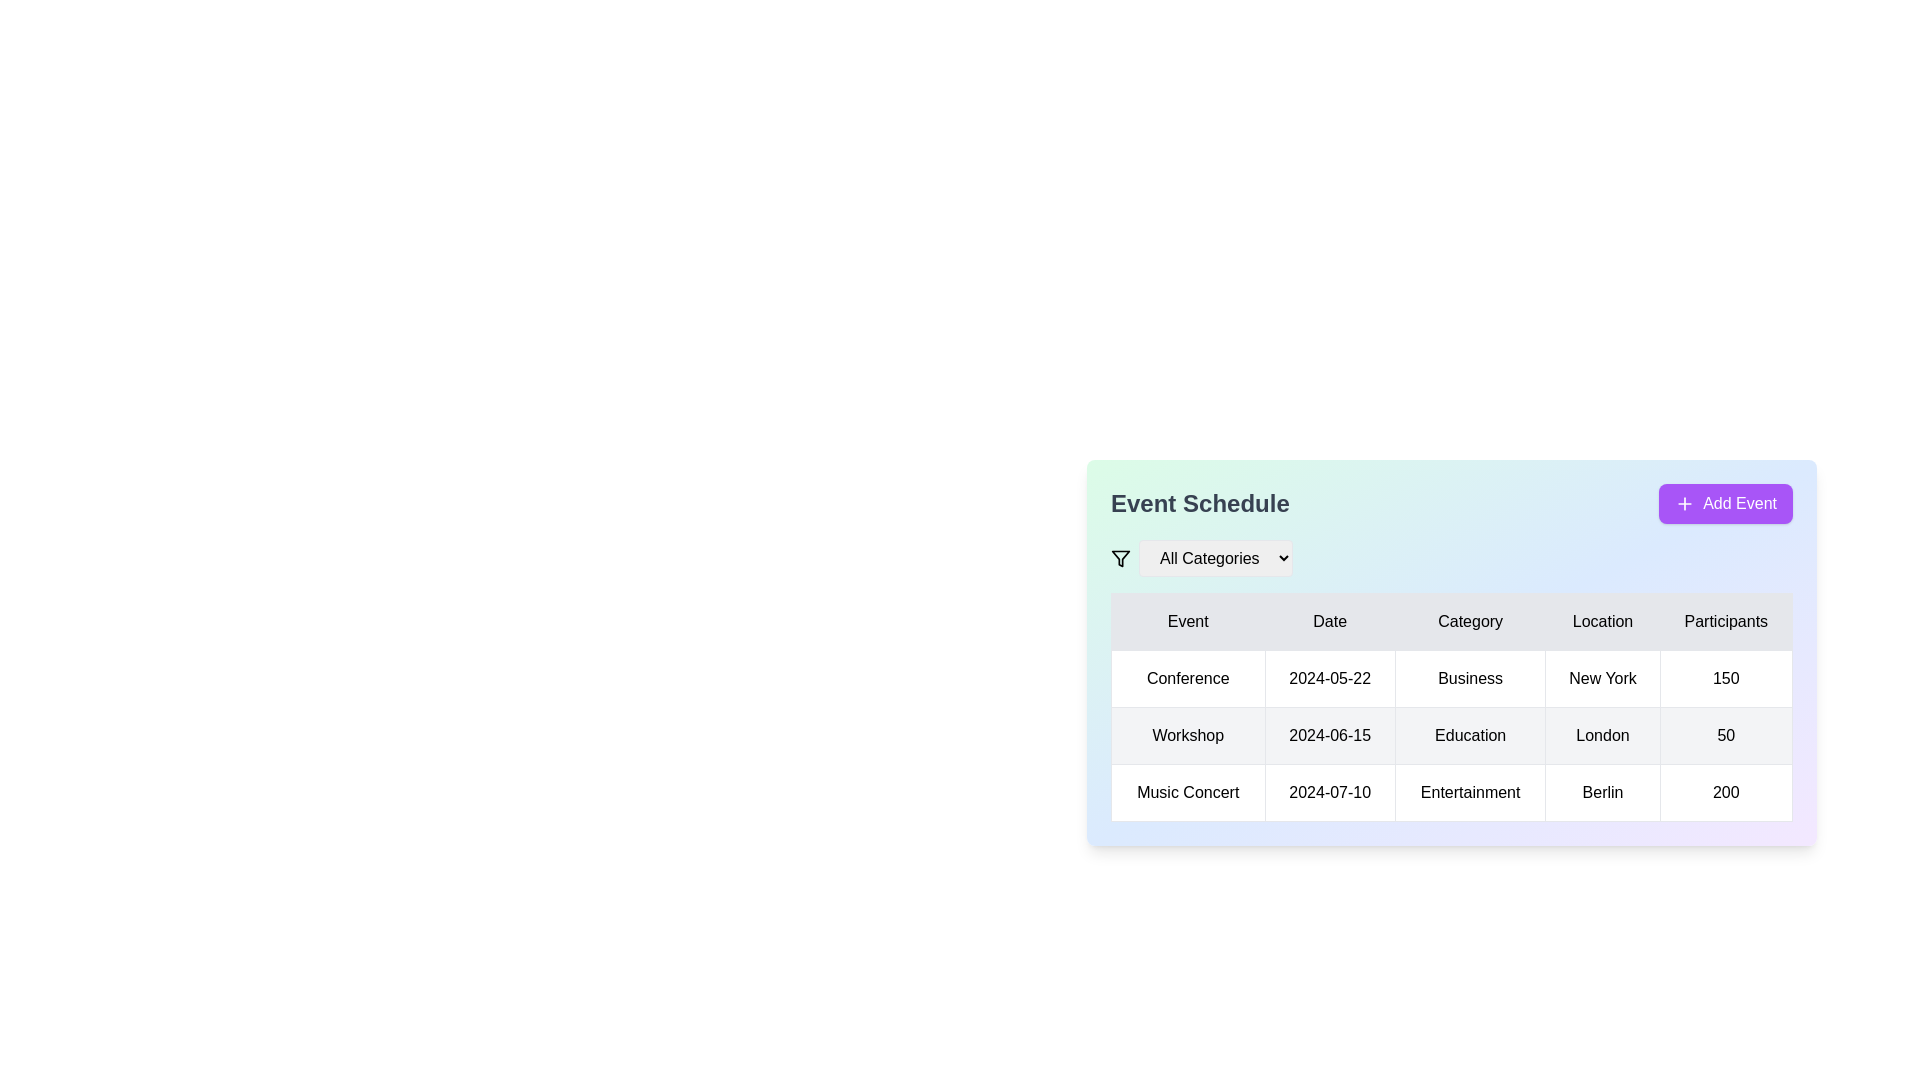 Image resolution: width=1920 pixels, height=1080 pixels. I want to click on the 'Category' text label, which is the third header in a table with a light gray background and a defined border, so click(1470, 620).